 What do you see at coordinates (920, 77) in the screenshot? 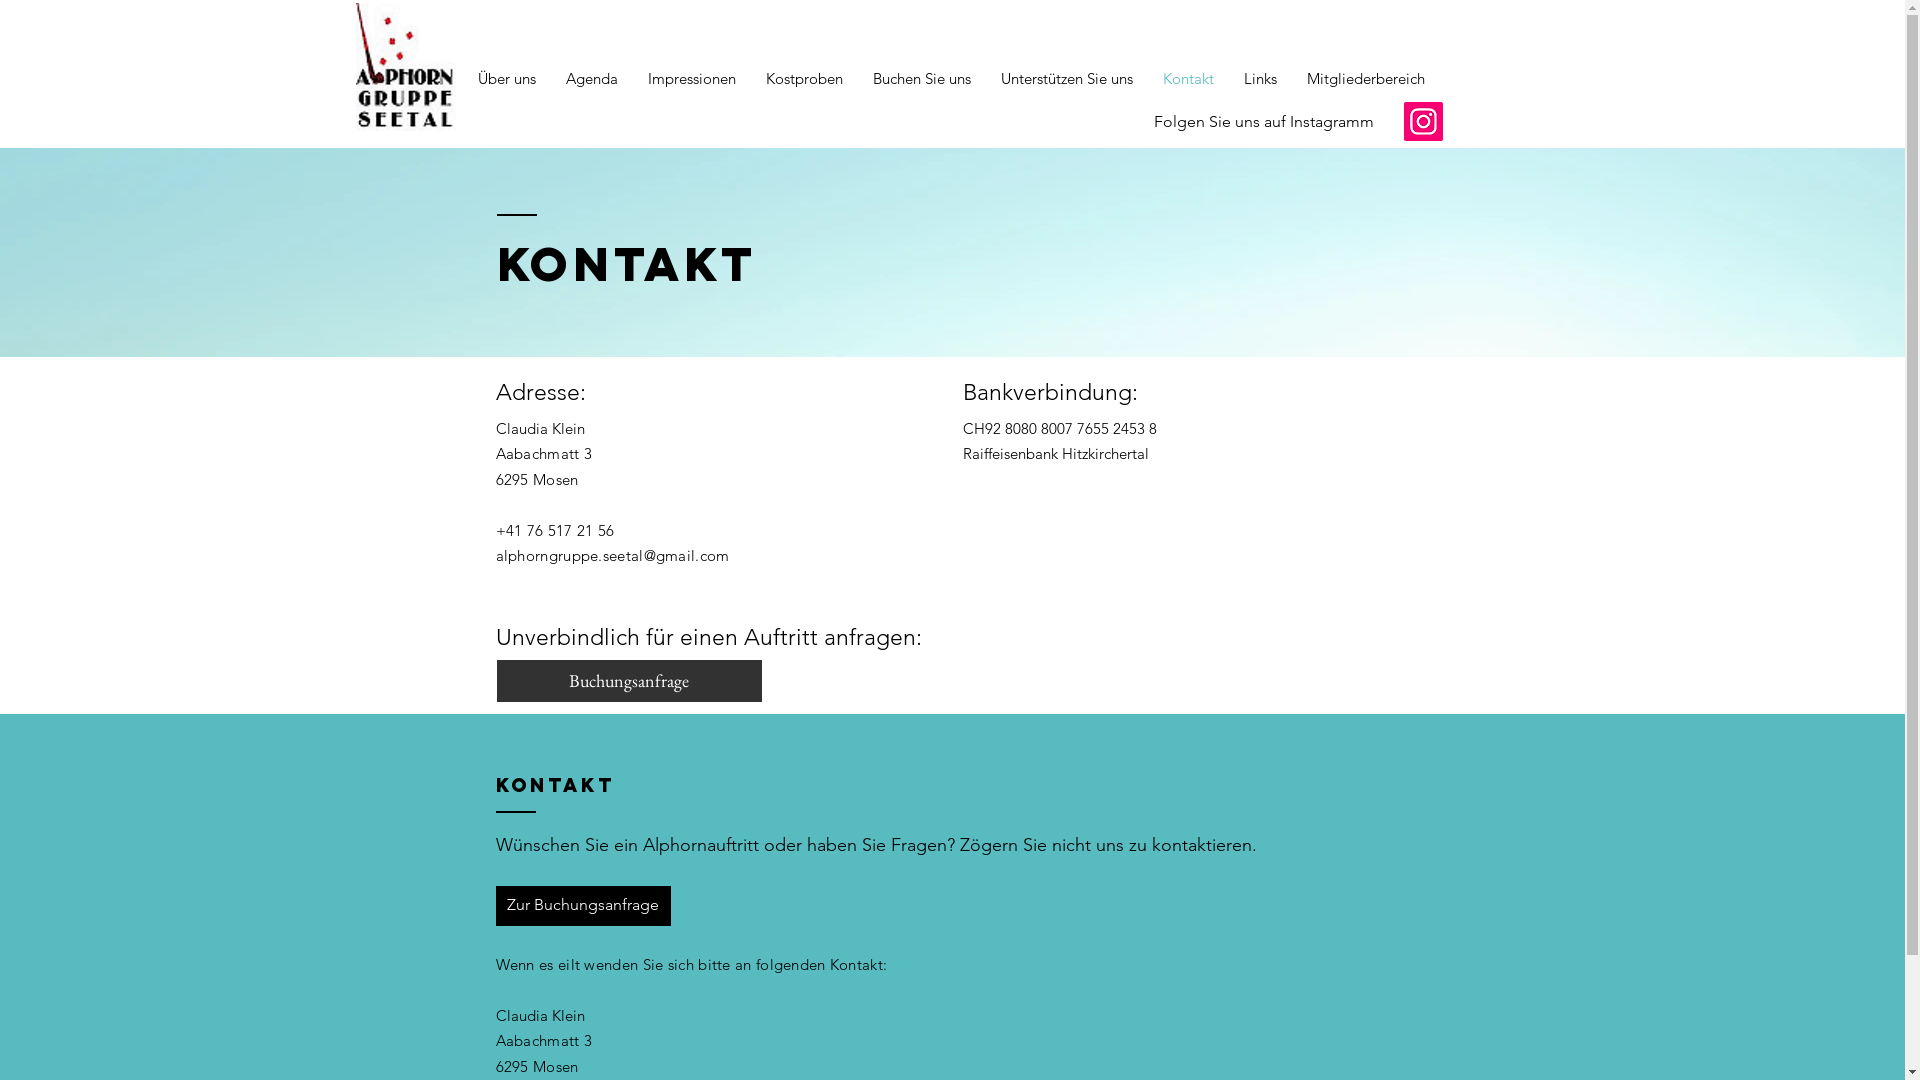
I see `'Buchen Sie uns'` at bounding box center [920, 77].